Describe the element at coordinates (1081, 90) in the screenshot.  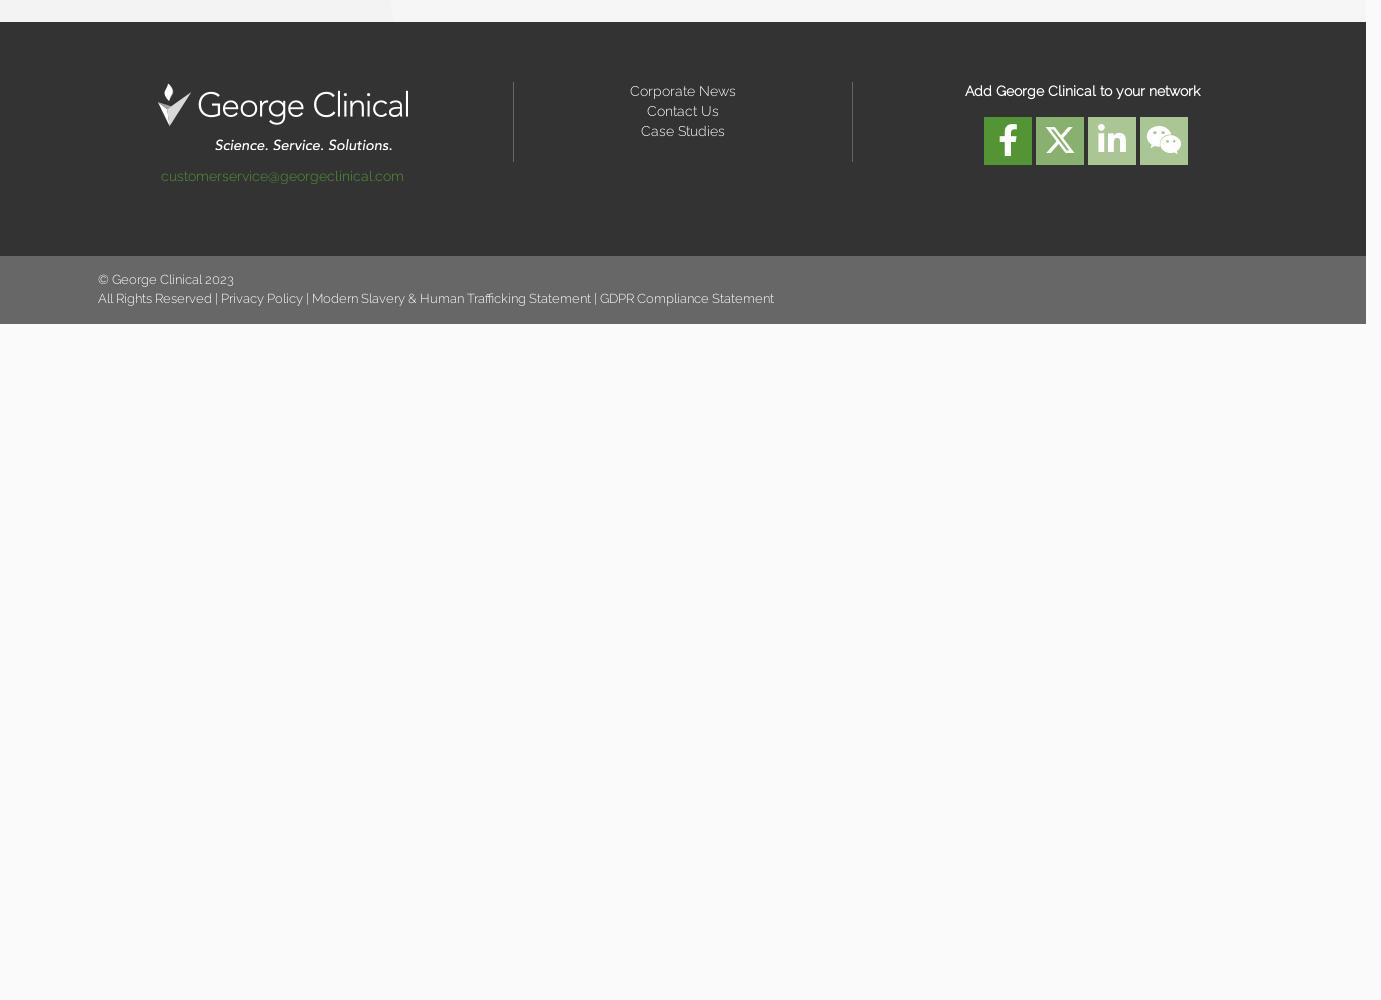
I see `'Add George Clinical to your network'` at that location.